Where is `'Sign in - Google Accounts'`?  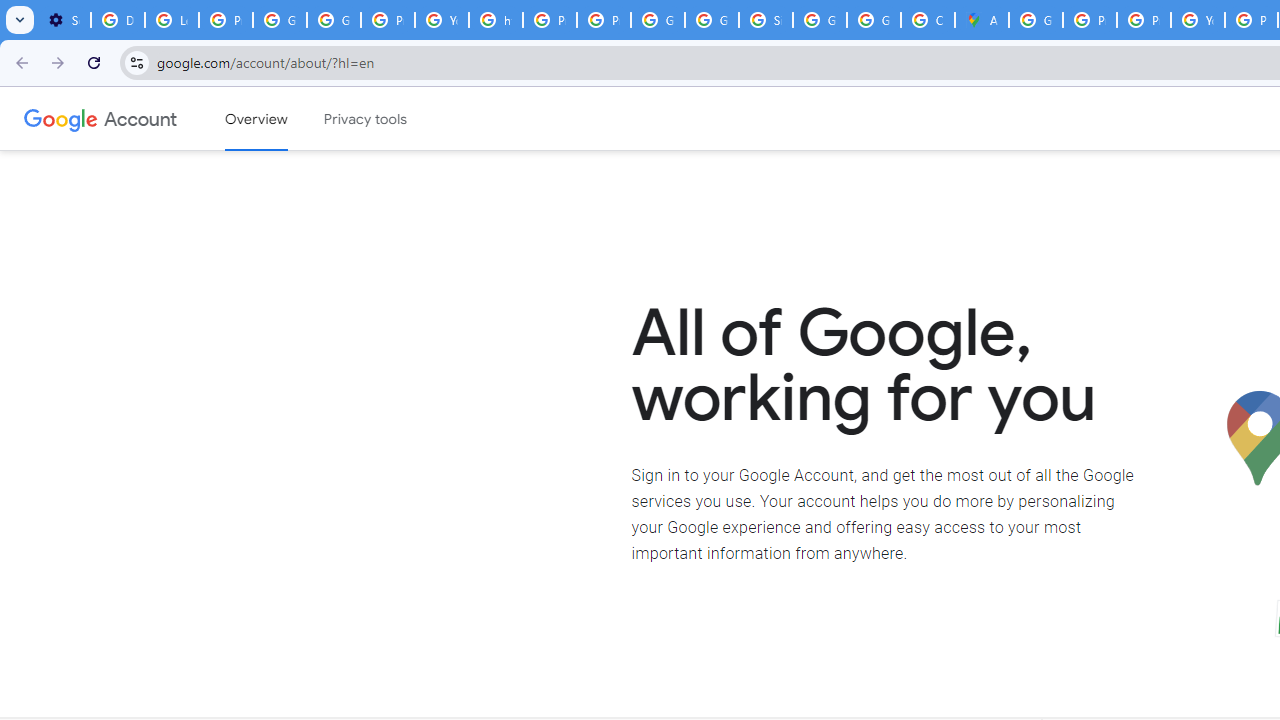
'Sign in - Google Accounts' is located at coordinates (765, 20).